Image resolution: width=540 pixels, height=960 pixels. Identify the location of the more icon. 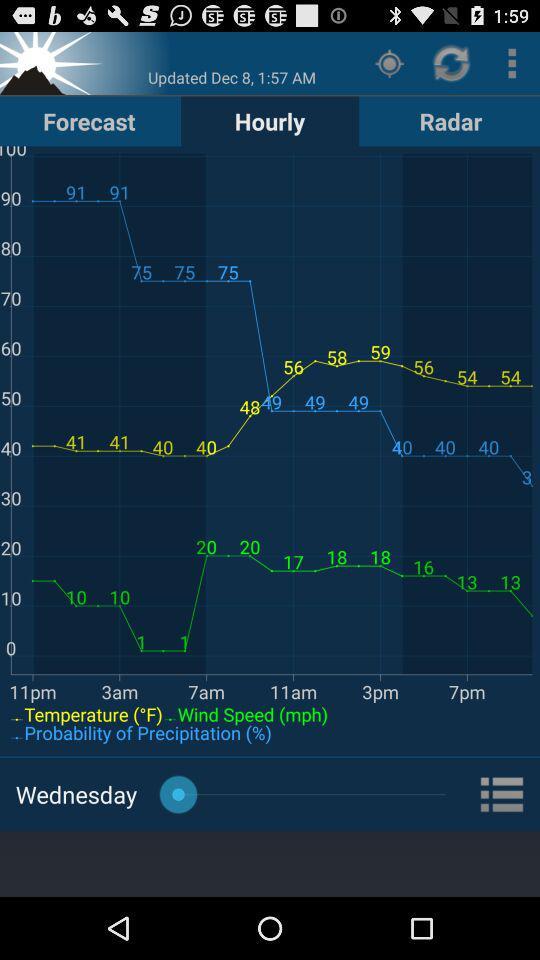
(512, 67).